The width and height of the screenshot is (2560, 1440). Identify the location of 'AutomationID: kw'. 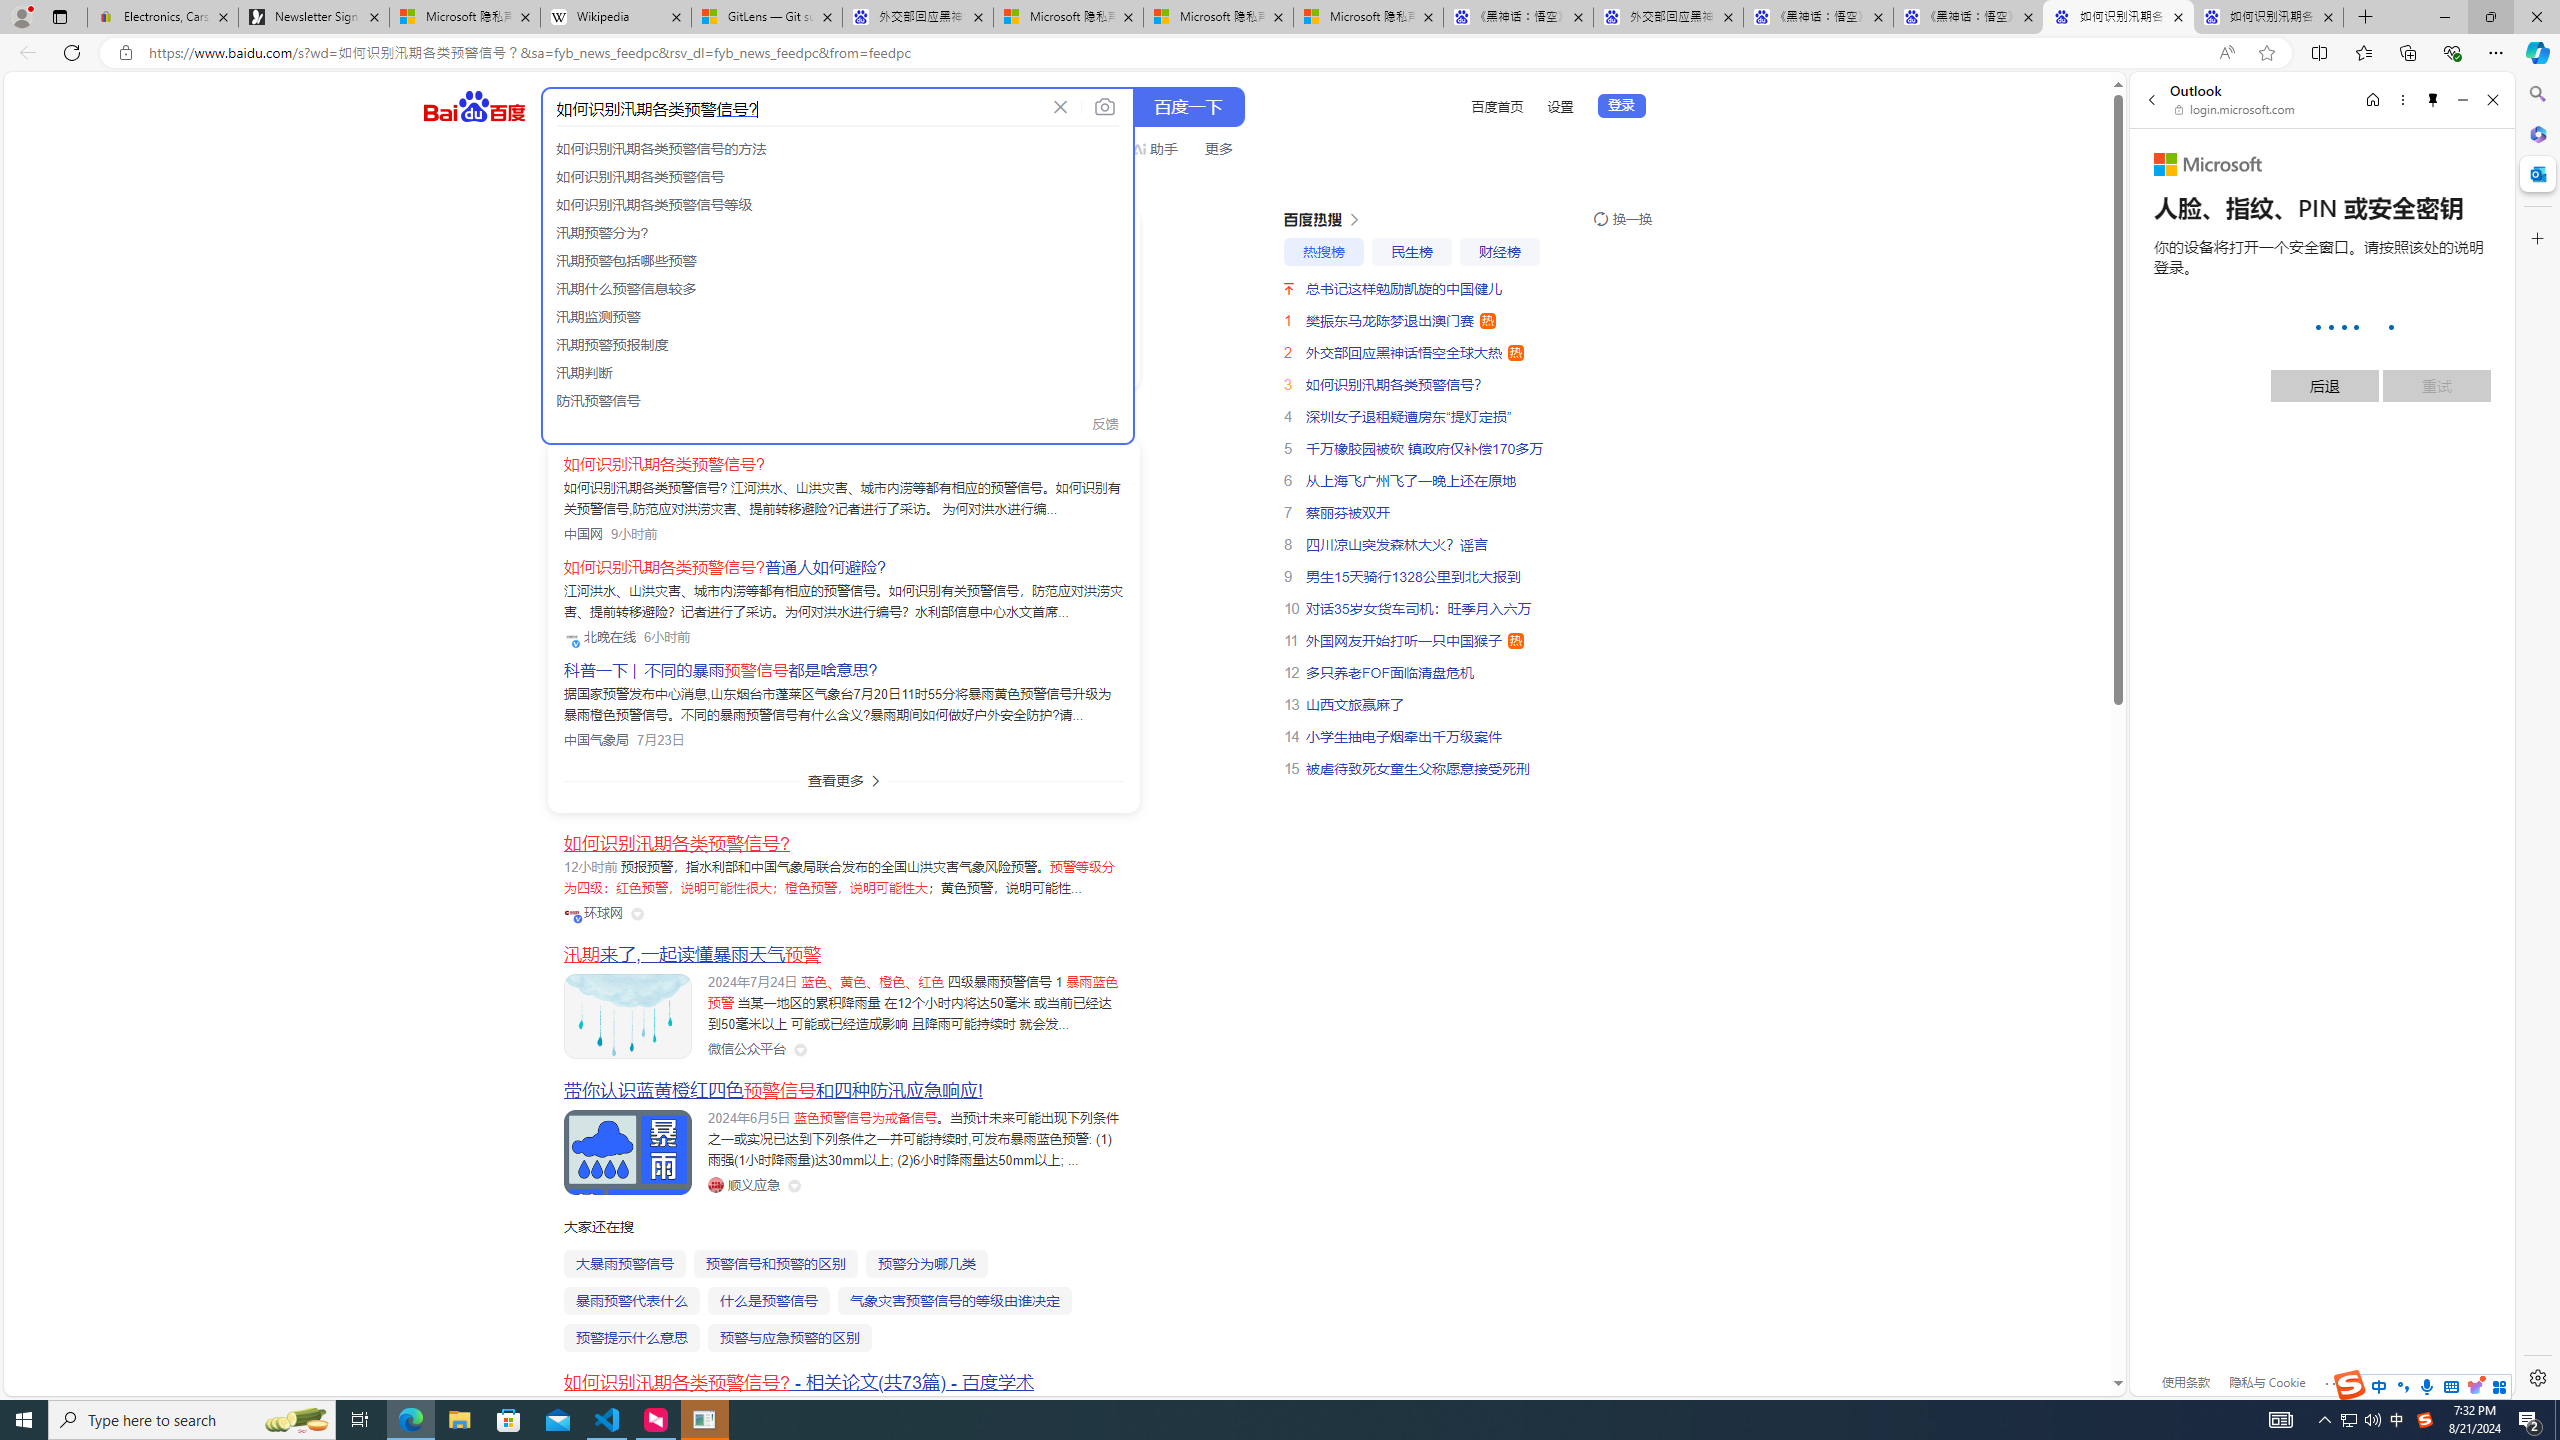
(794, 107).